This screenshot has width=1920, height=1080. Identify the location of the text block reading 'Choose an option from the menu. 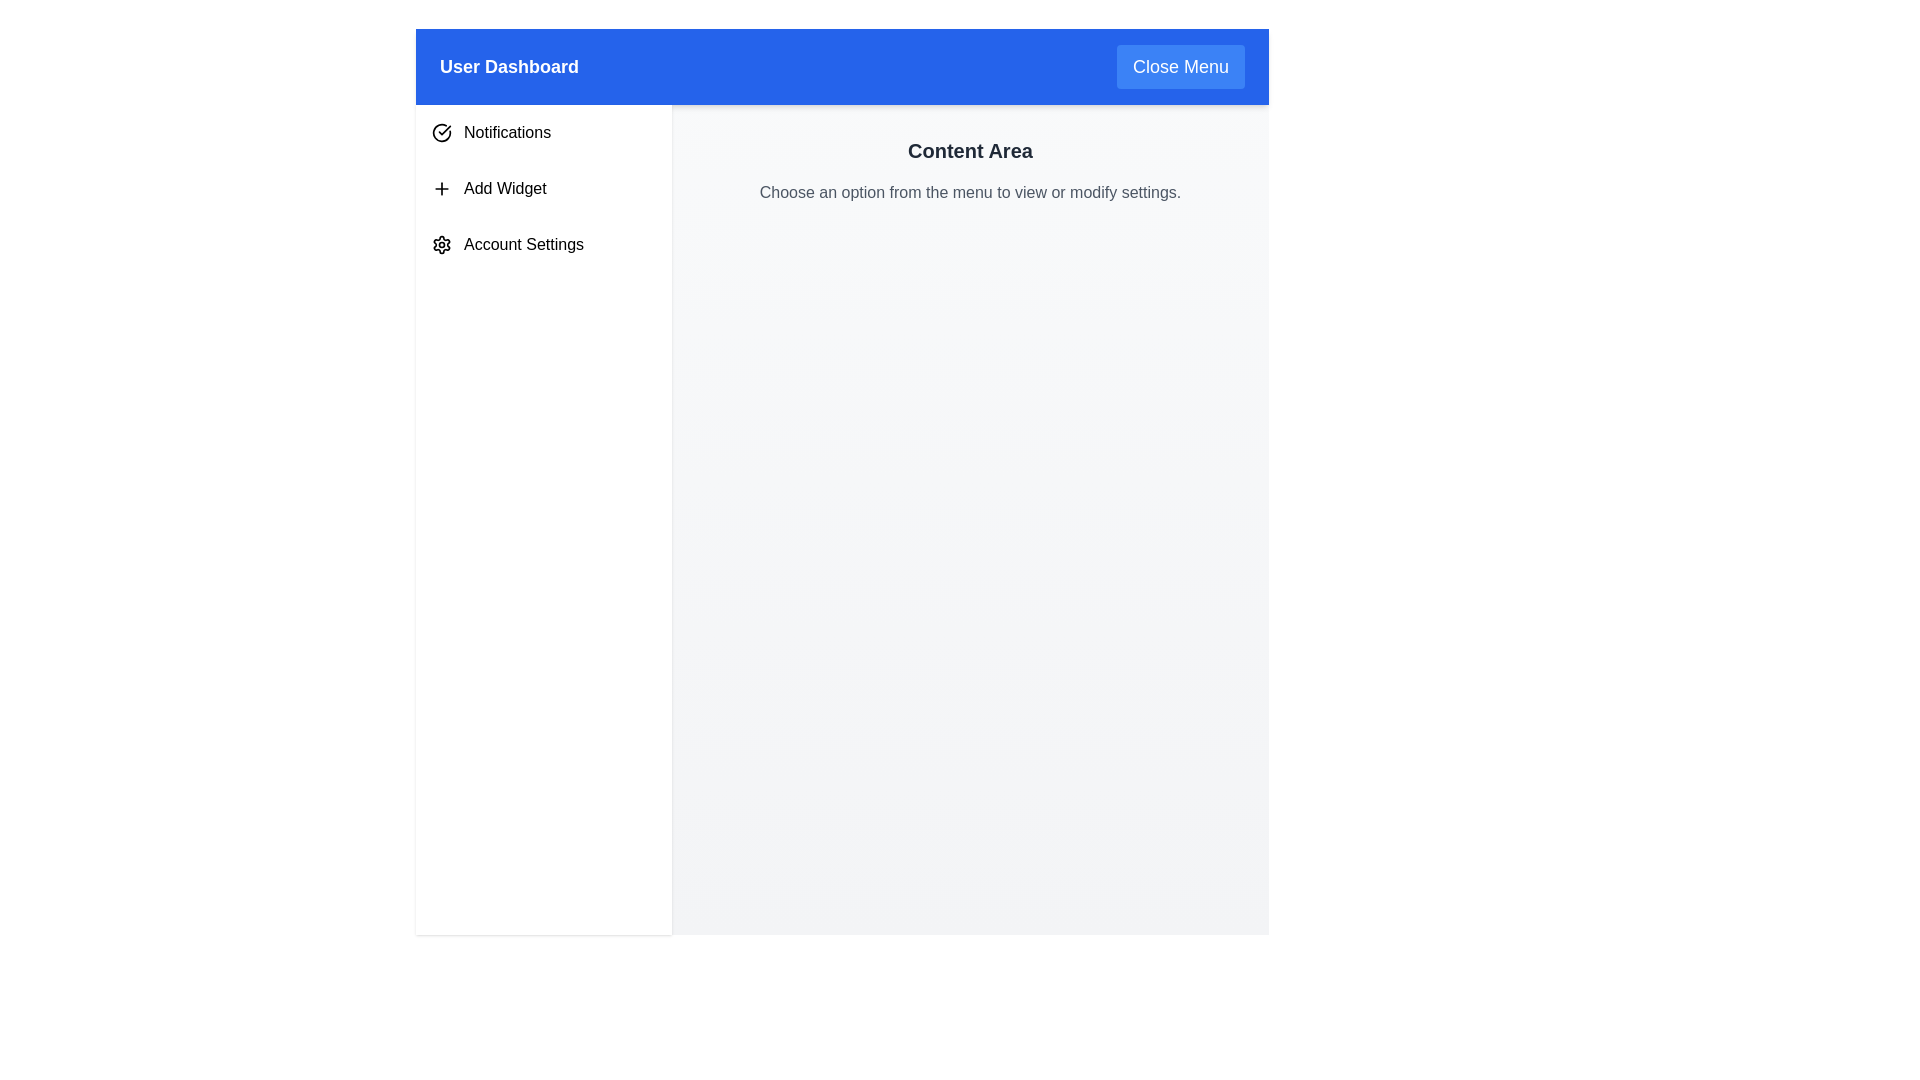
(970, 192).